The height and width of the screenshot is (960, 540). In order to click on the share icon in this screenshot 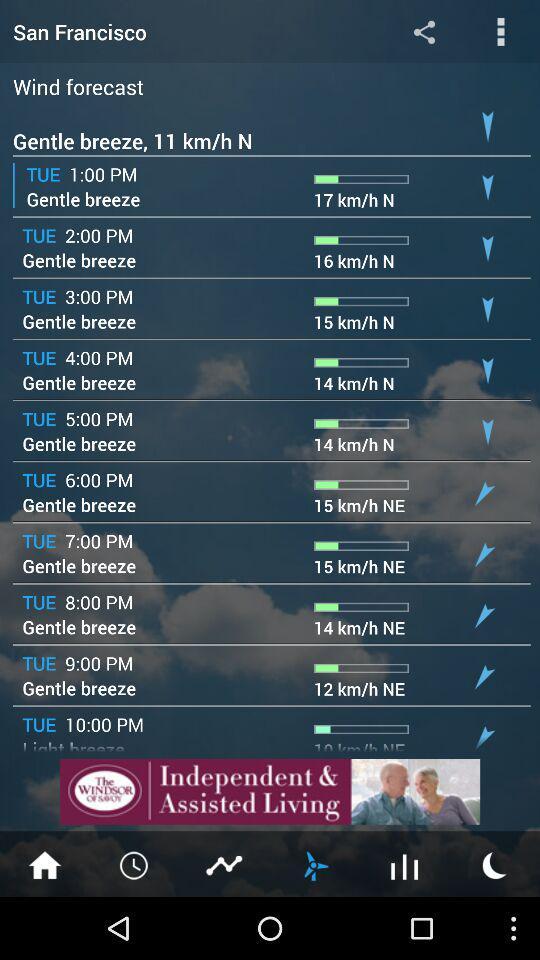, I will do `click(423, 33)`.